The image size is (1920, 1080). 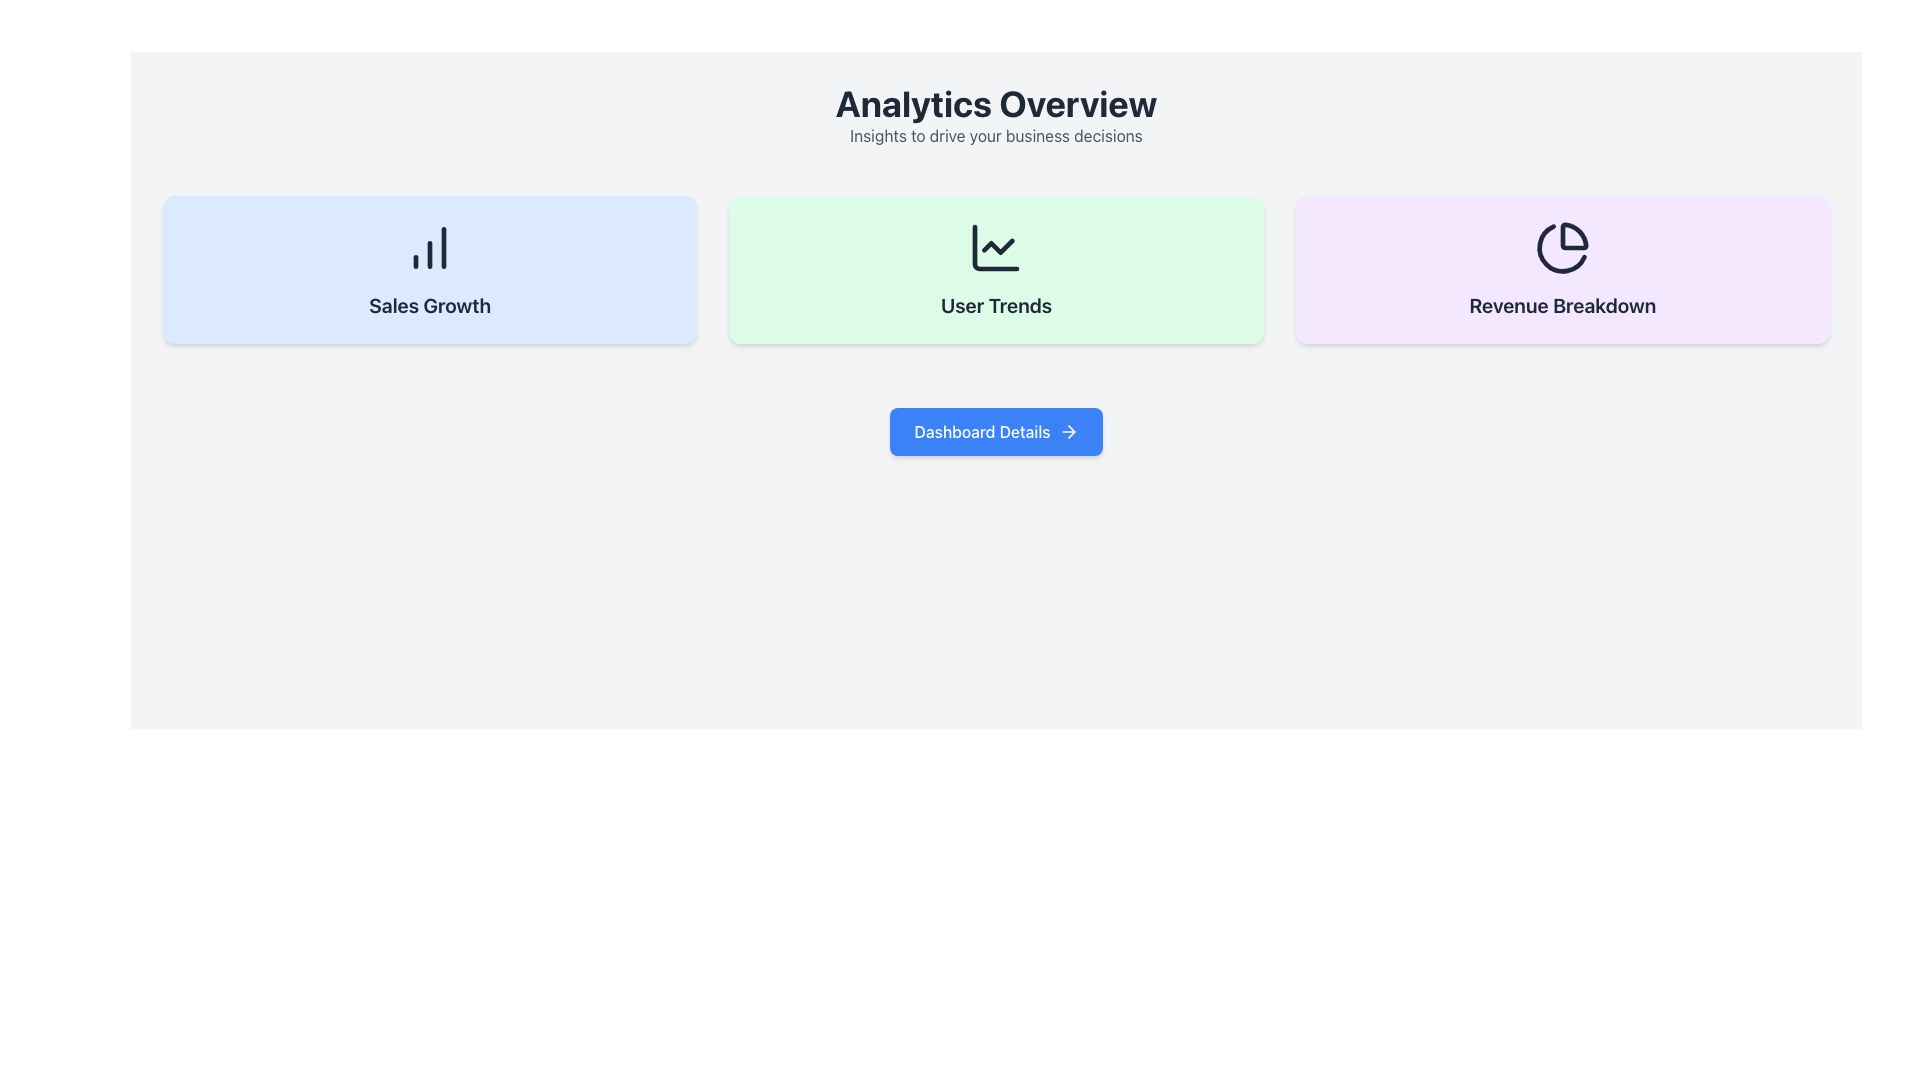 What do you see at coordinates (998, 245) in the screenshot?
I see `the small polyline styled in black, which appears as a zig-zag line within the green 'User Trends' card` at bounding box center [998, 245].